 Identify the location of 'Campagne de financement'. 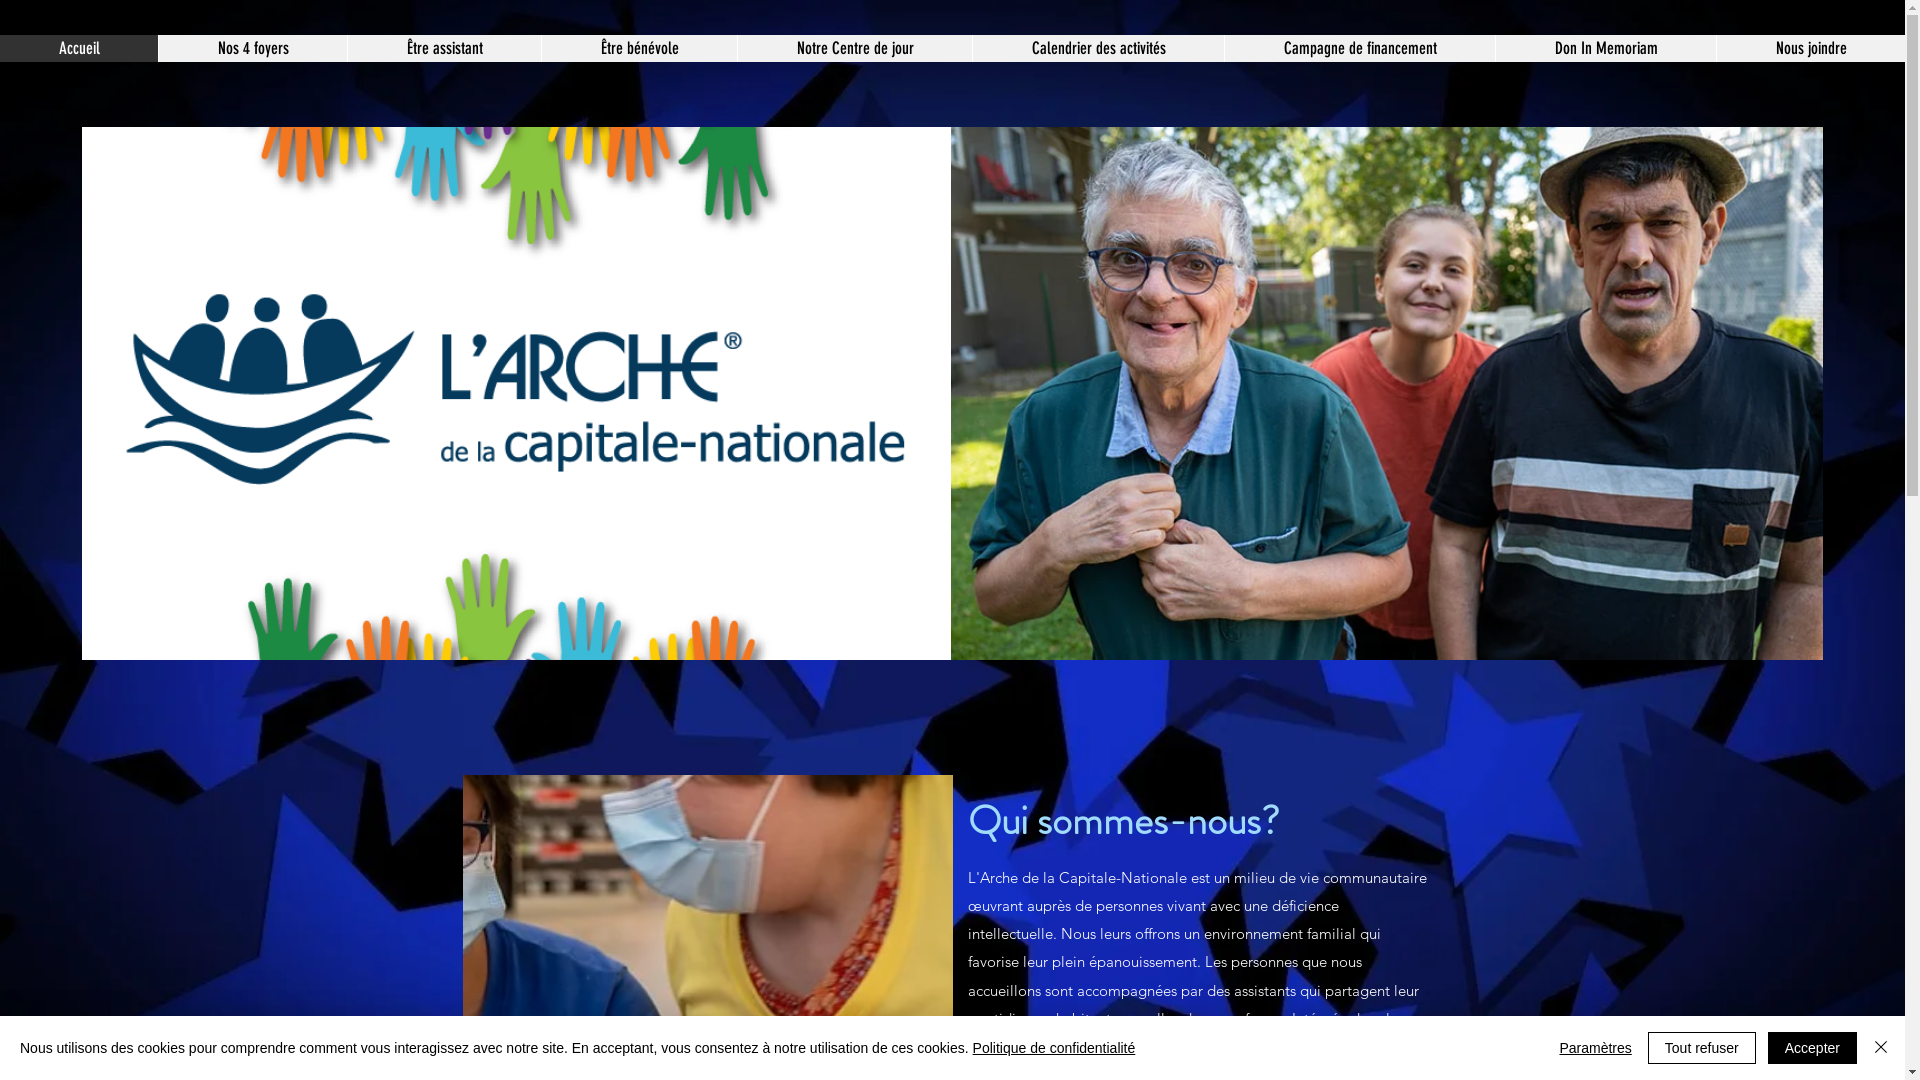
(1359, 47).